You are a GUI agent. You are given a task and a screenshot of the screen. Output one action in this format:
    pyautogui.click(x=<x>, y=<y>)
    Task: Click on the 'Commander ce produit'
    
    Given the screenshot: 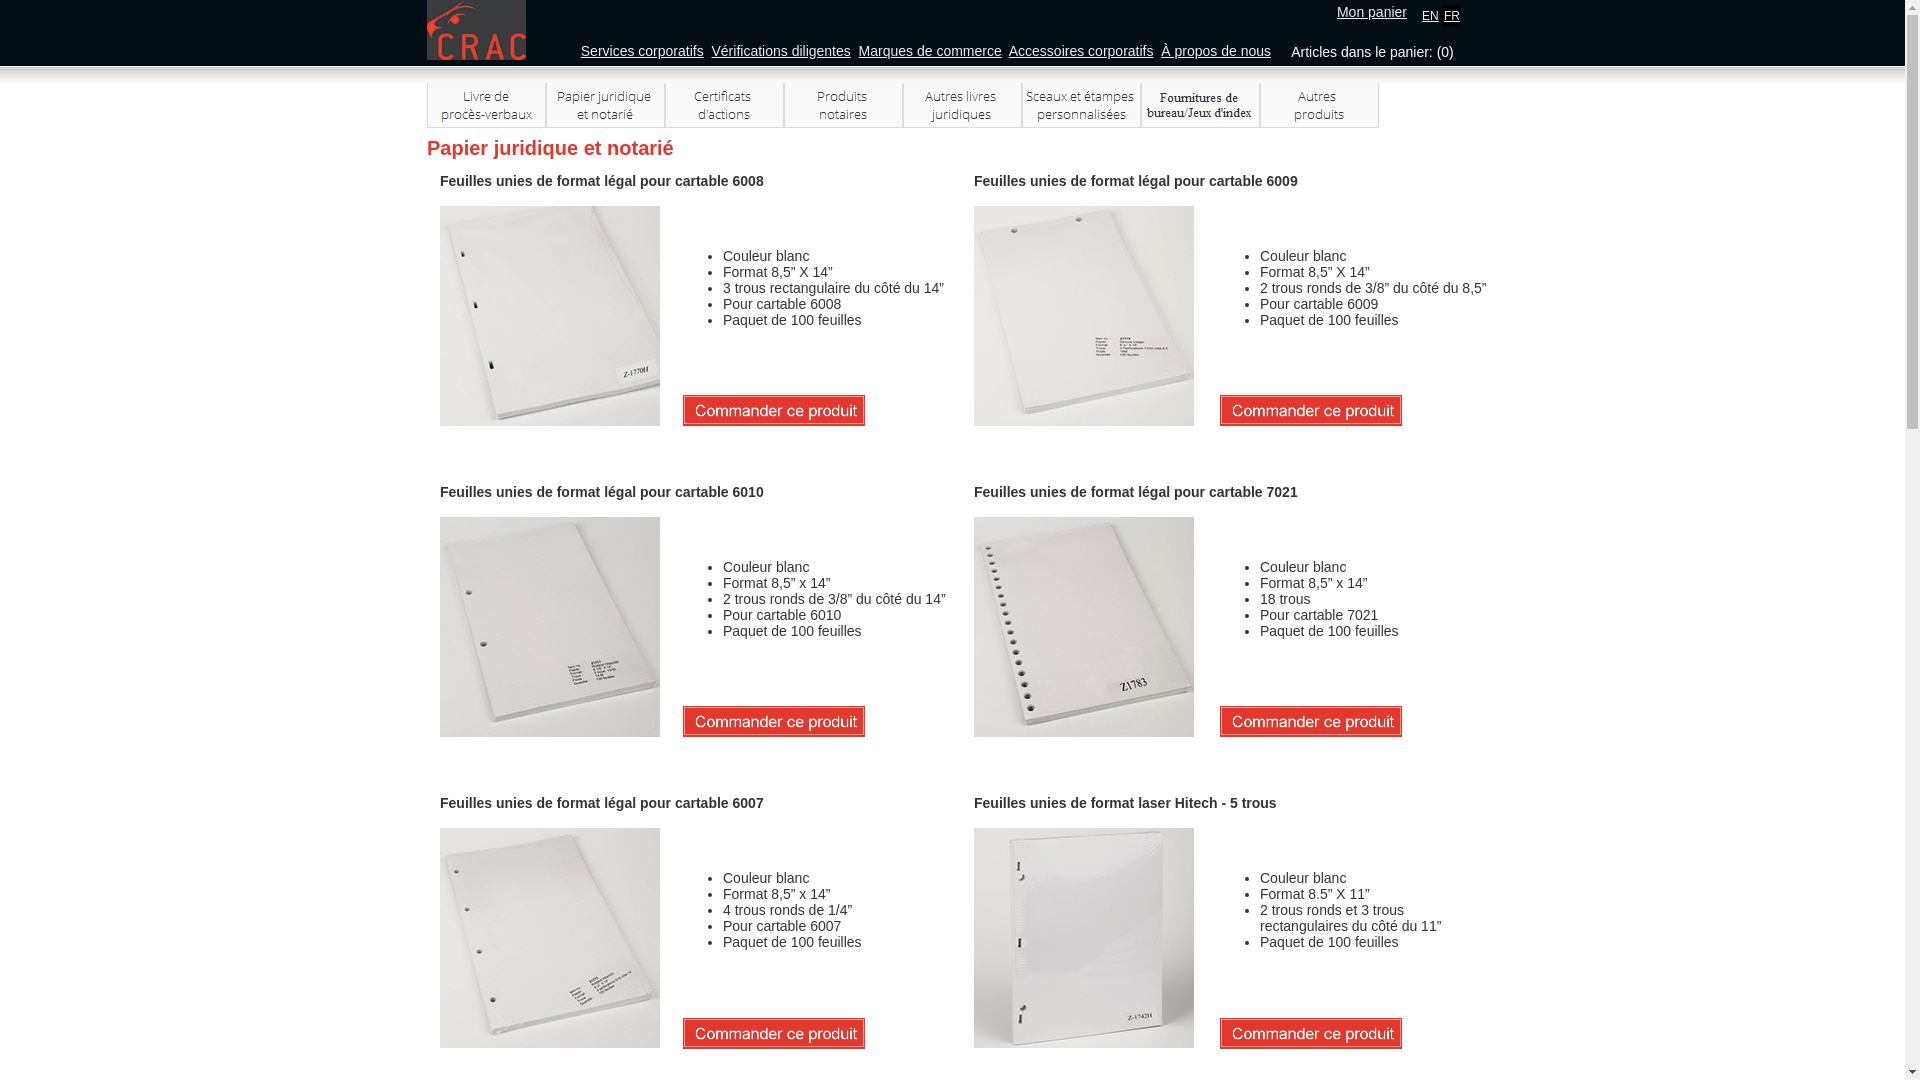 What is the action you would take?
    pyautogui.click(x=1310, y=721)
    